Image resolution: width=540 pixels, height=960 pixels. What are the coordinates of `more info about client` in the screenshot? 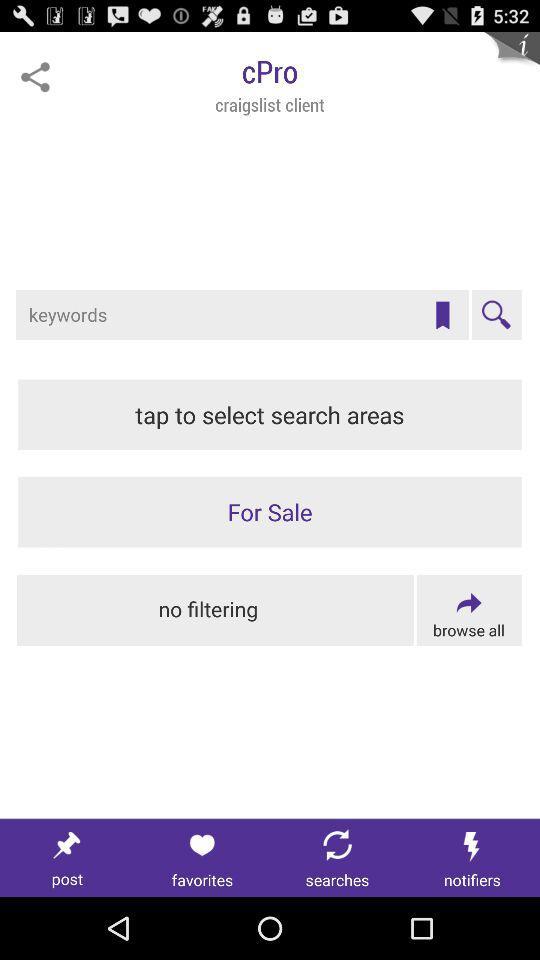 It's located at (511, 58).